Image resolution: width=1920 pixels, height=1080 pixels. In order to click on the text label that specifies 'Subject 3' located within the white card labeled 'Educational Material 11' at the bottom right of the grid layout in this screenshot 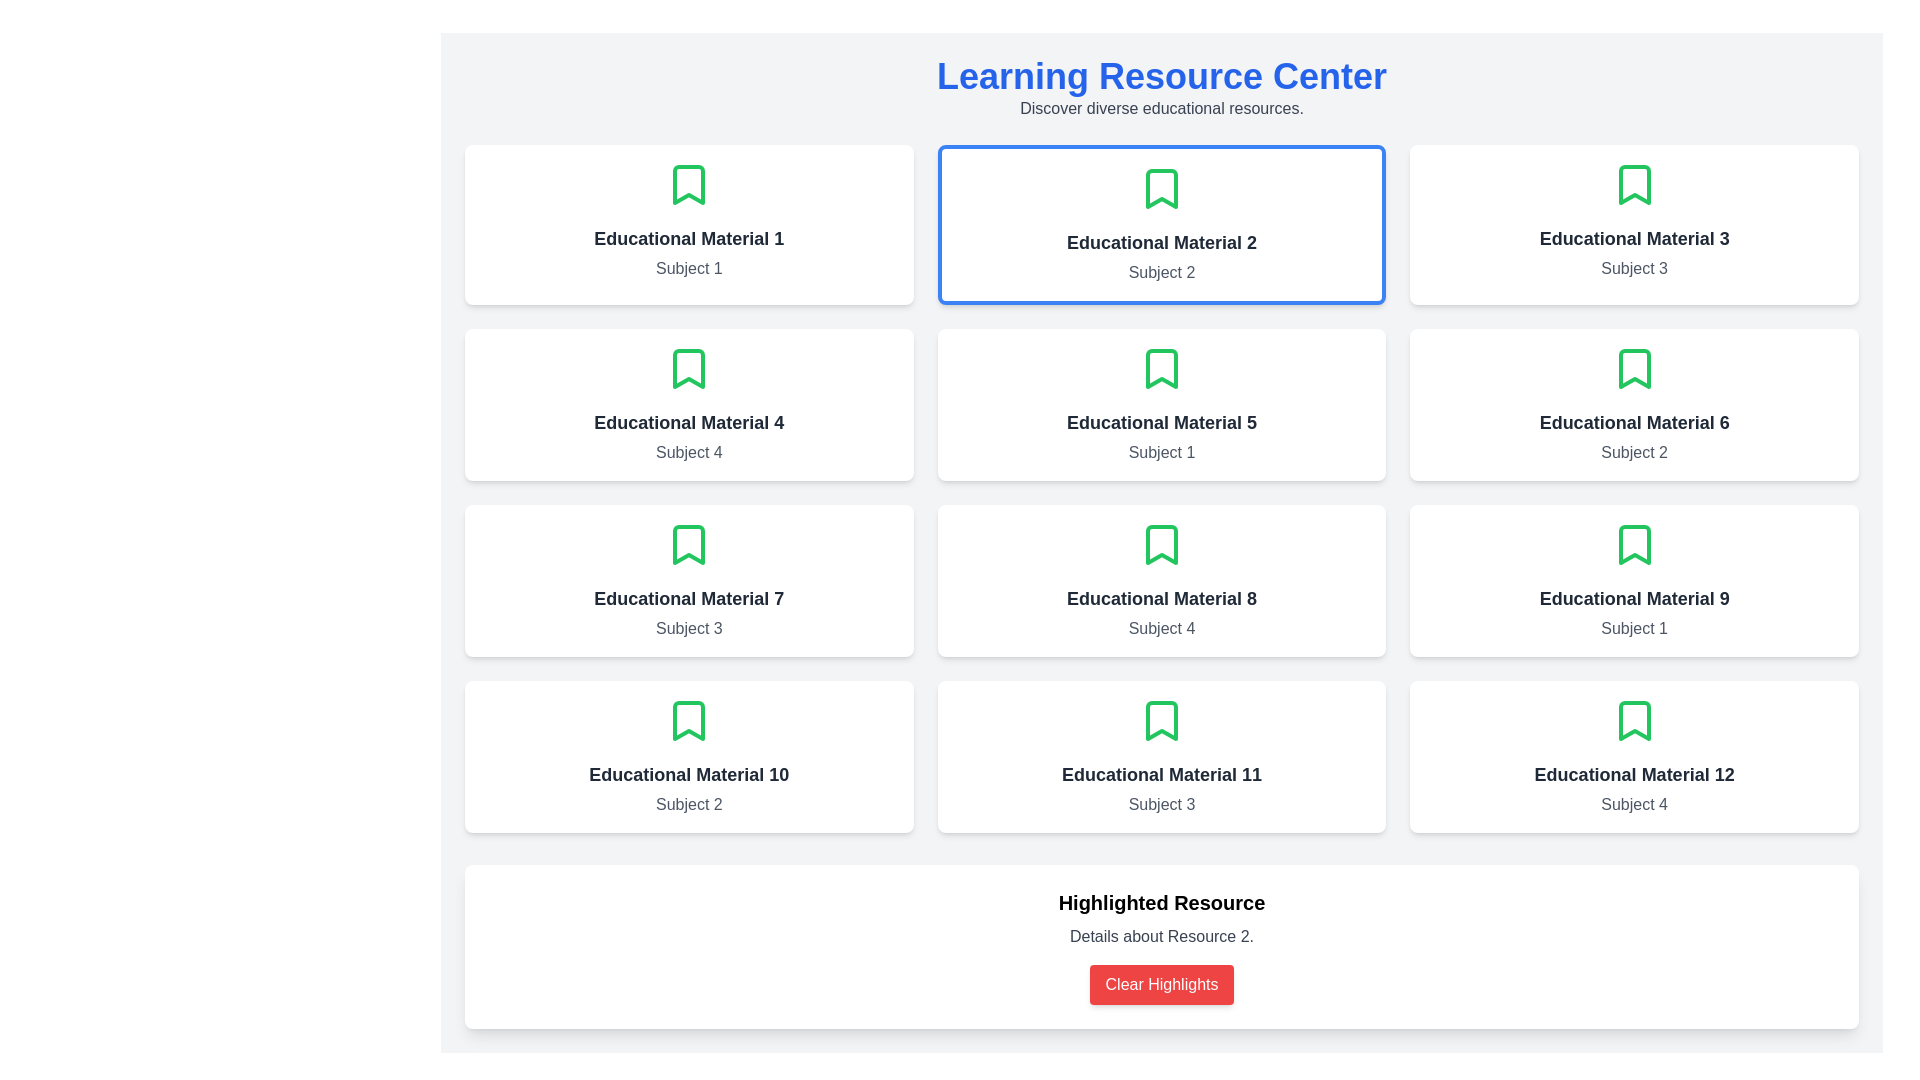, I will do `click(1161, 804)`.